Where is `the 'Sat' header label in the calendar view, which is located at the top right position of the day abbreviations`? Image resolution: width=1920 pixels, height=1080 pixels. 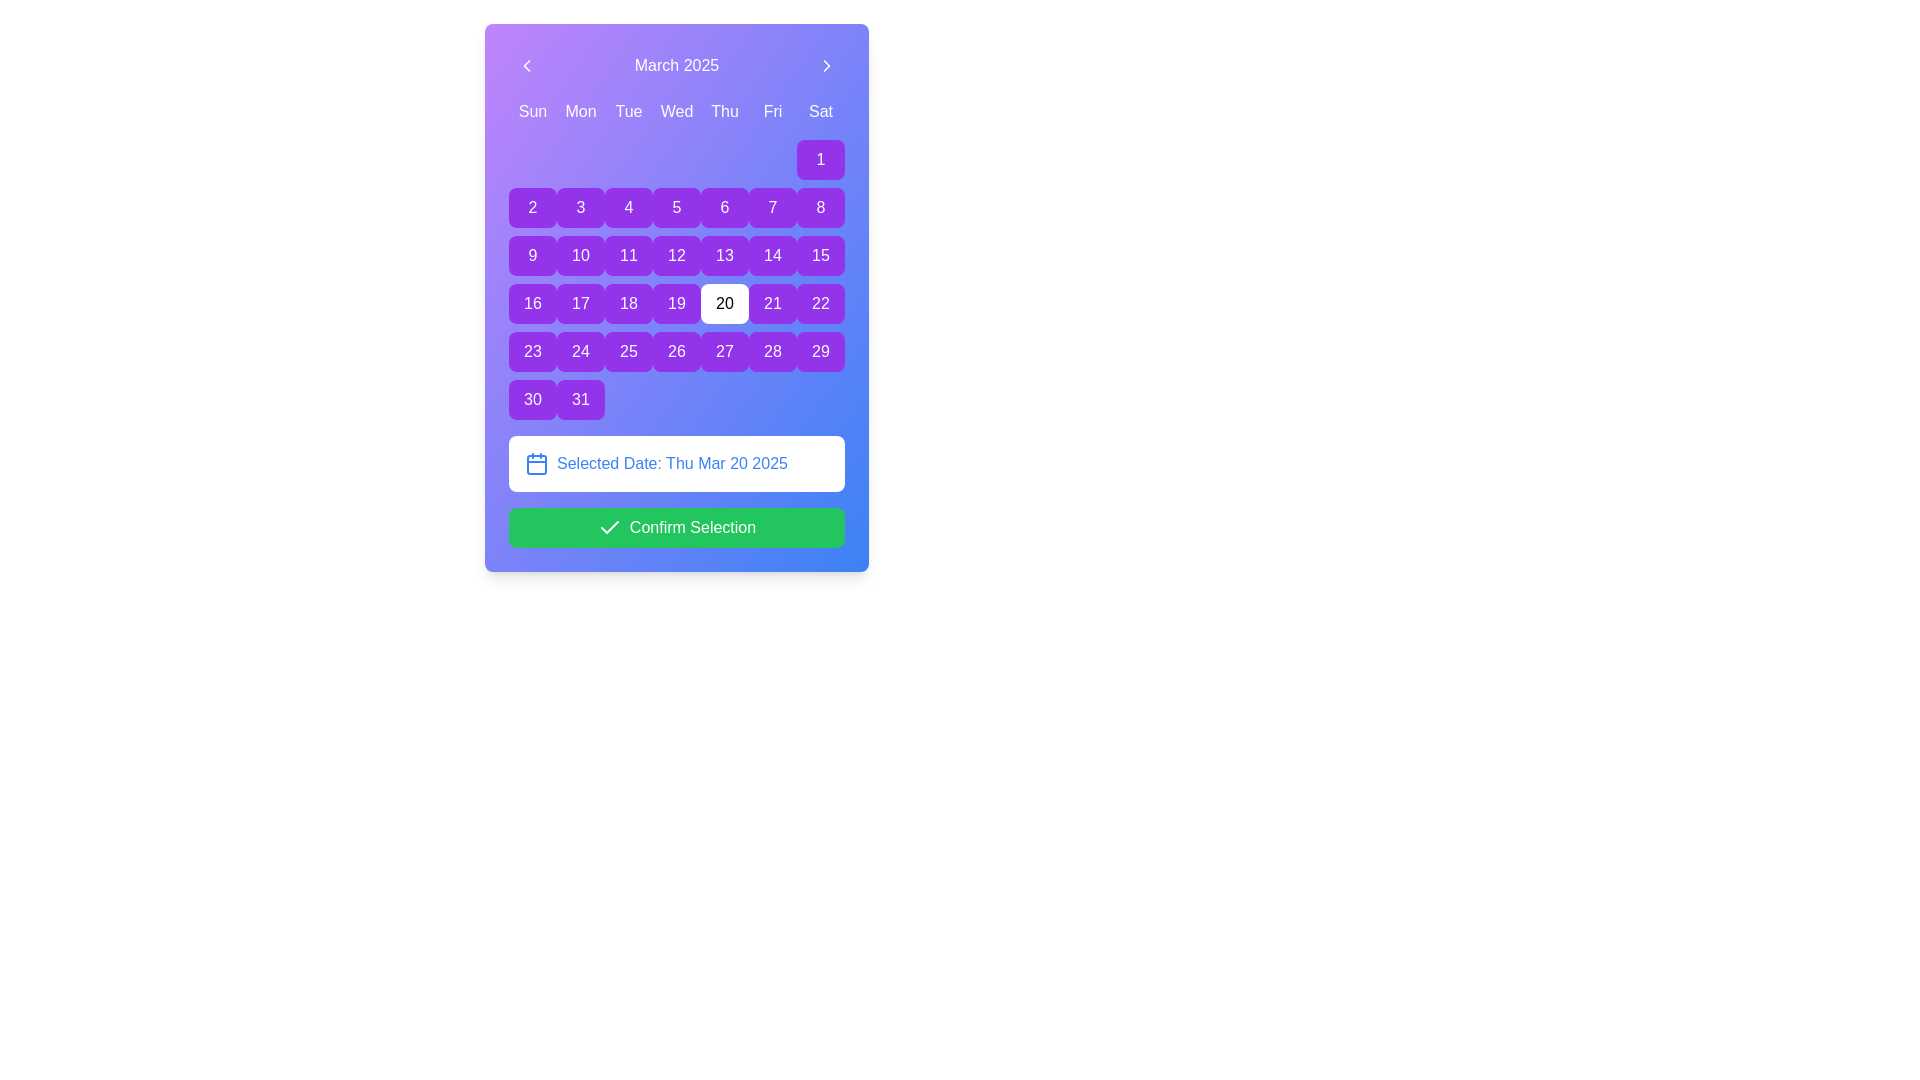
the 'Sat' header label in the calendar view, which is located at the top right position of the day abbreviations is located at coordinates (820, 111).